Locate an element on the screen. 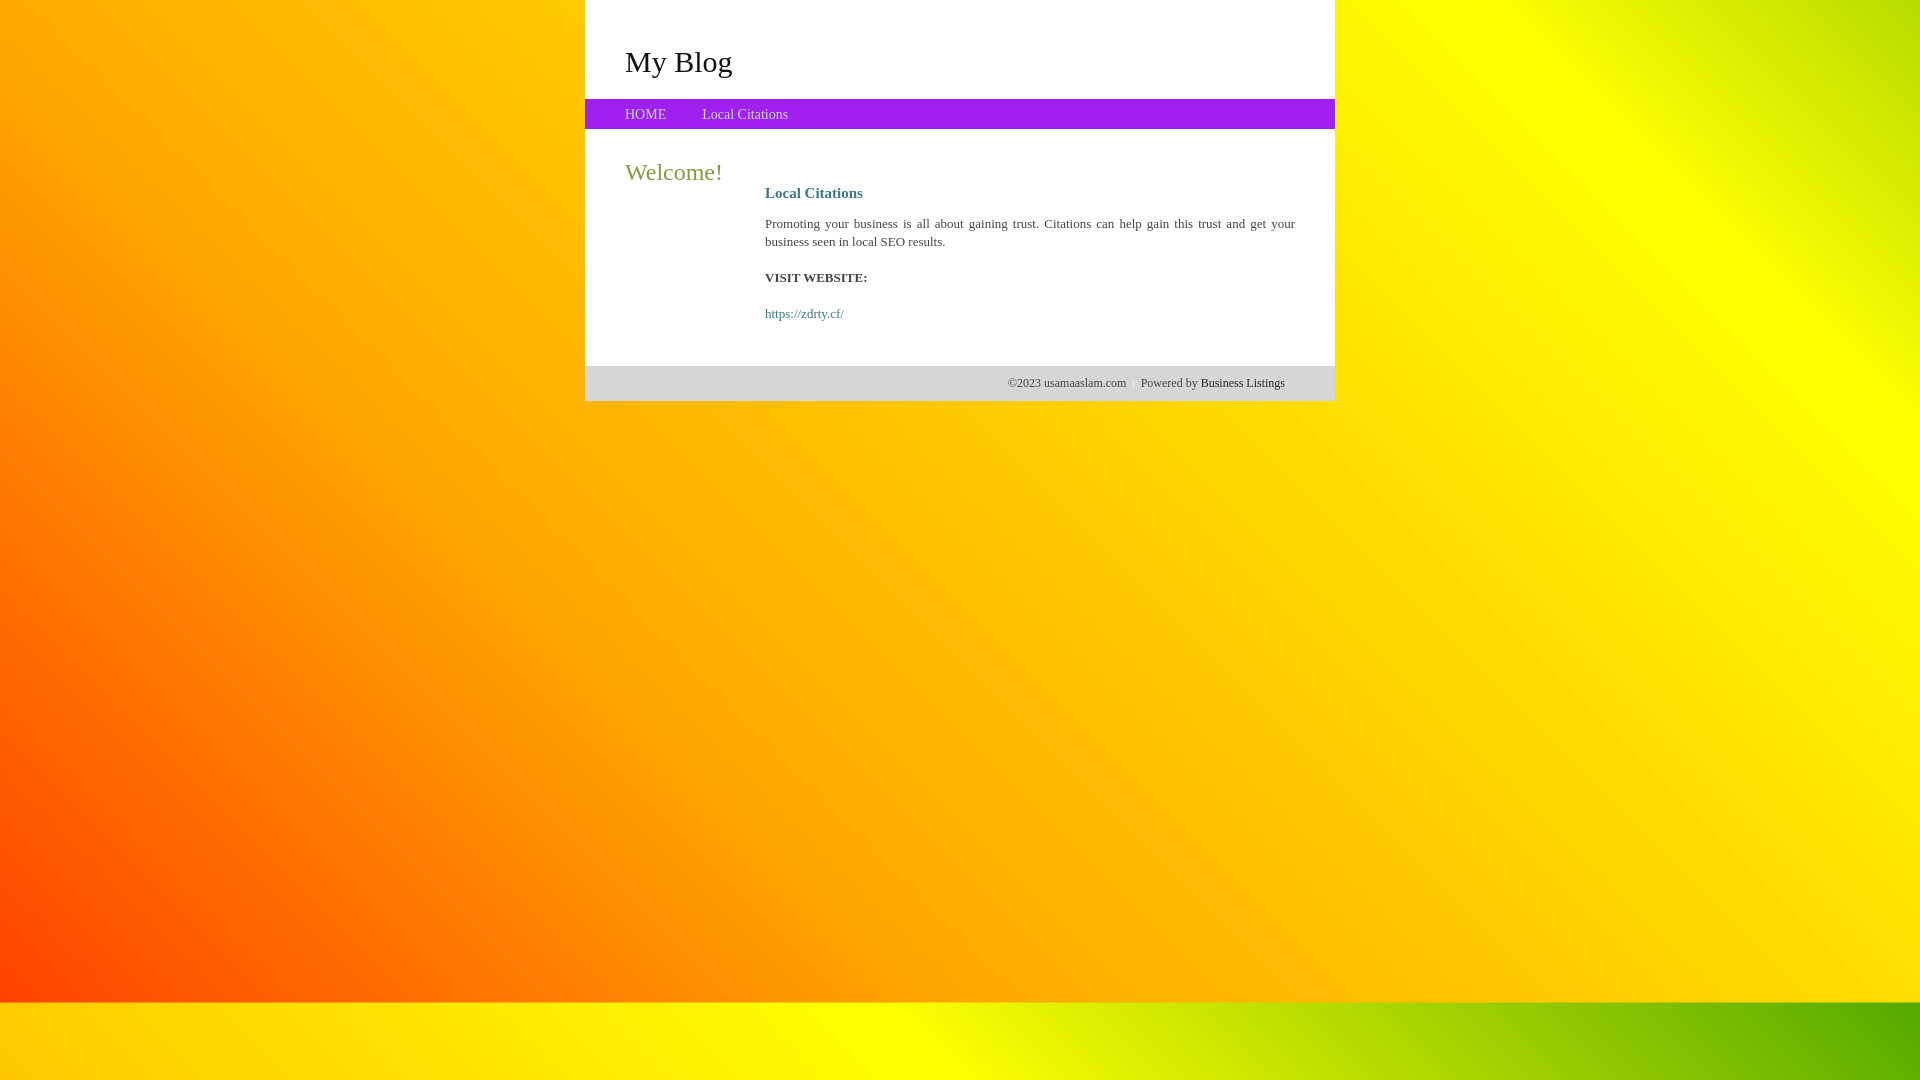  'Local Citations' is located at coordinates (743, 114).